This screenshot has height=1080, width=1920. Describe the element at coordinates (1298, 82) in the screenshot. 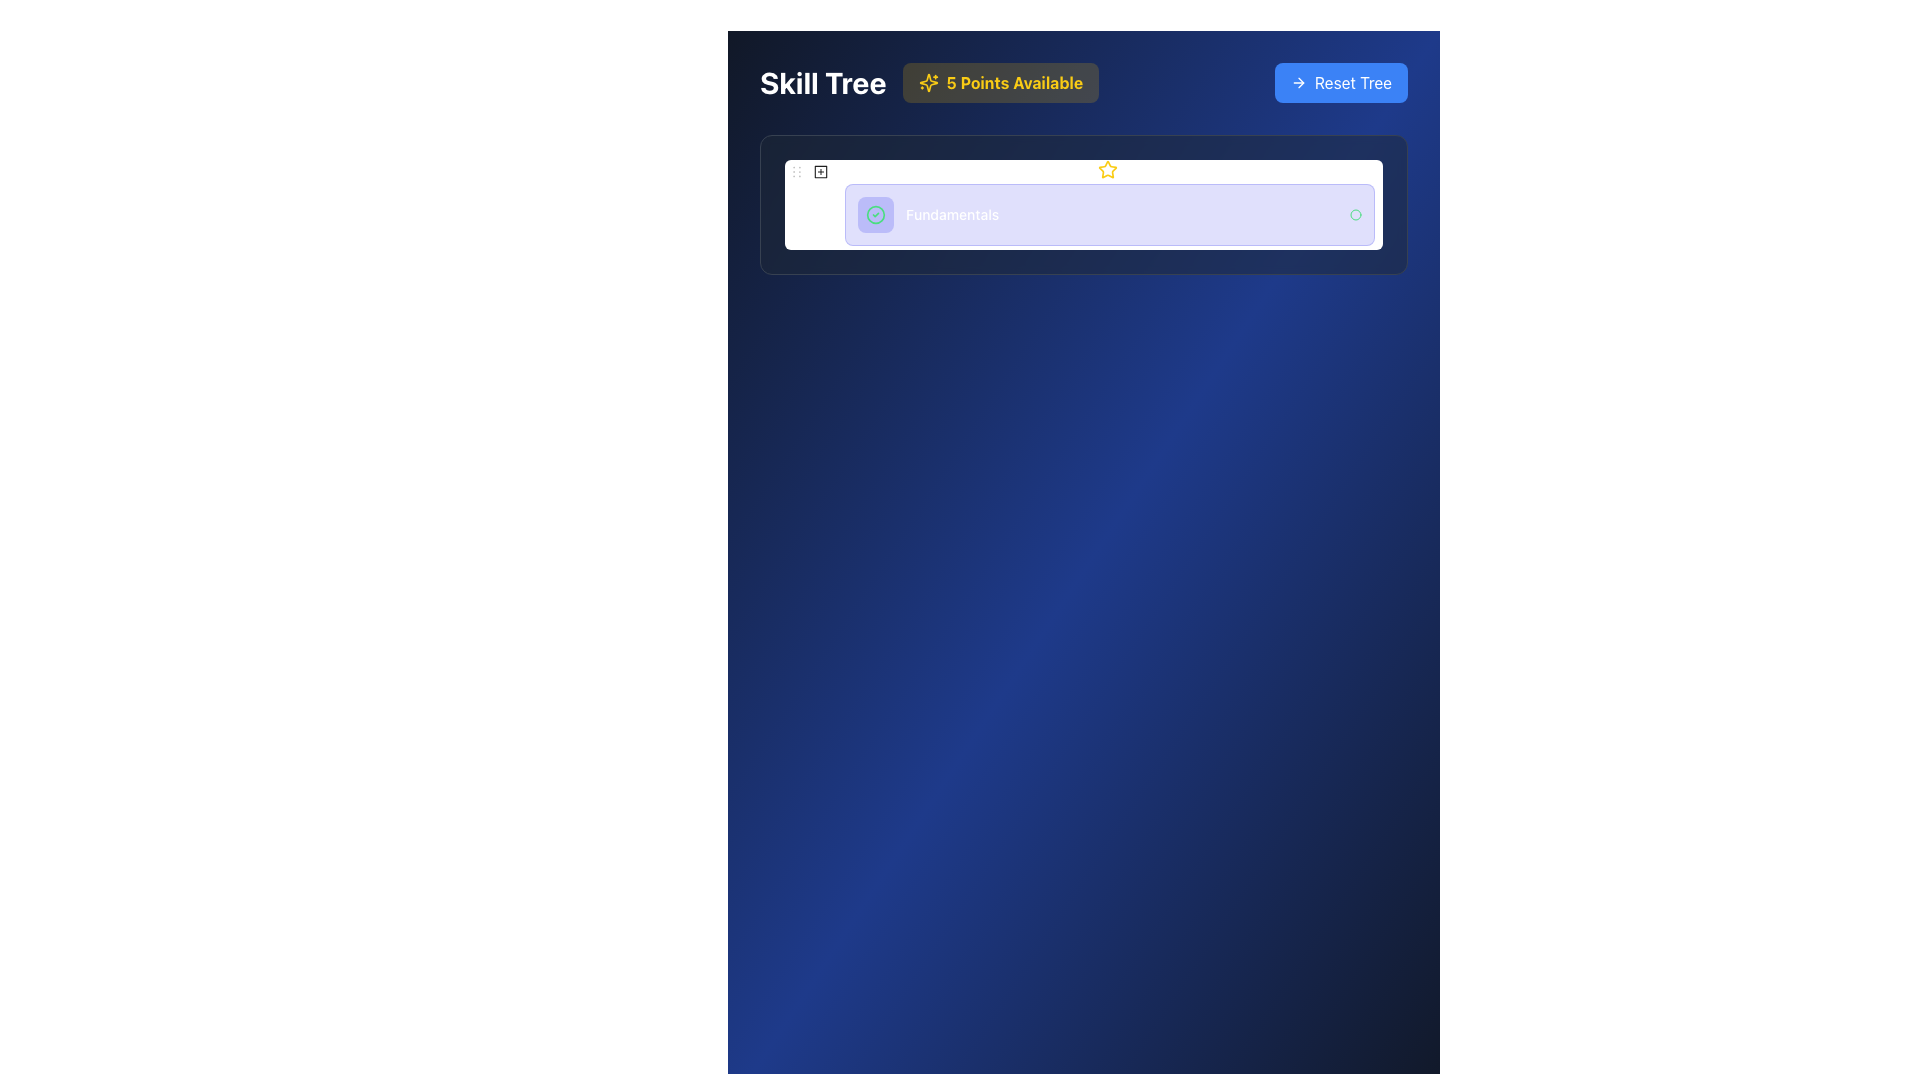

I see `the icon located on the far left side of the 'Reset Tree' button, which indicates a reset action` at that location.